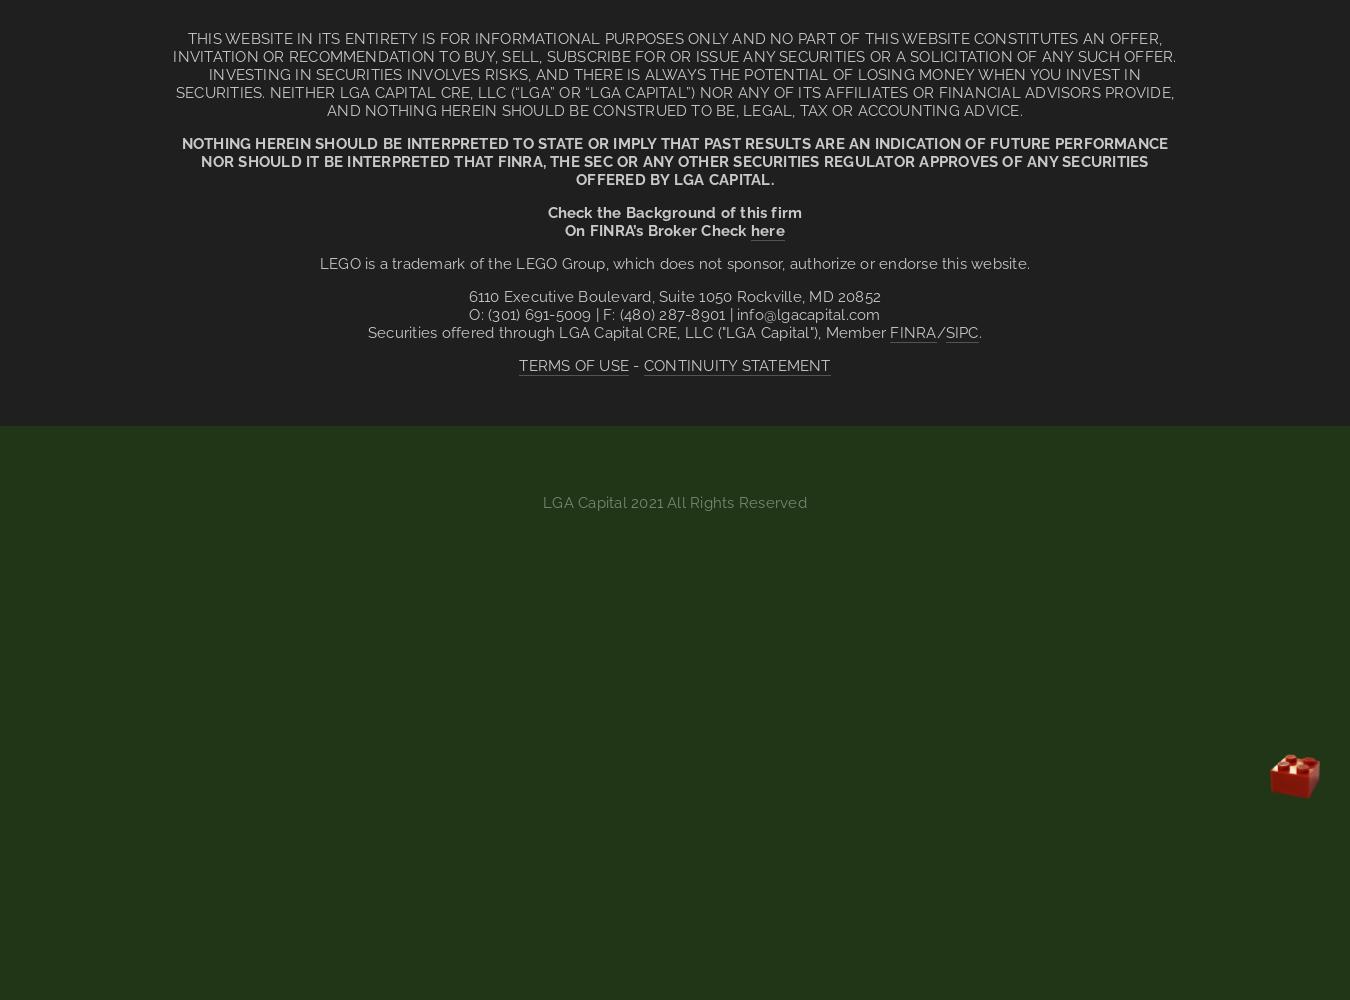 This screenshot has width=1350, height=1000. I want to click on 'TERMS OF USE', so click(574, 365).